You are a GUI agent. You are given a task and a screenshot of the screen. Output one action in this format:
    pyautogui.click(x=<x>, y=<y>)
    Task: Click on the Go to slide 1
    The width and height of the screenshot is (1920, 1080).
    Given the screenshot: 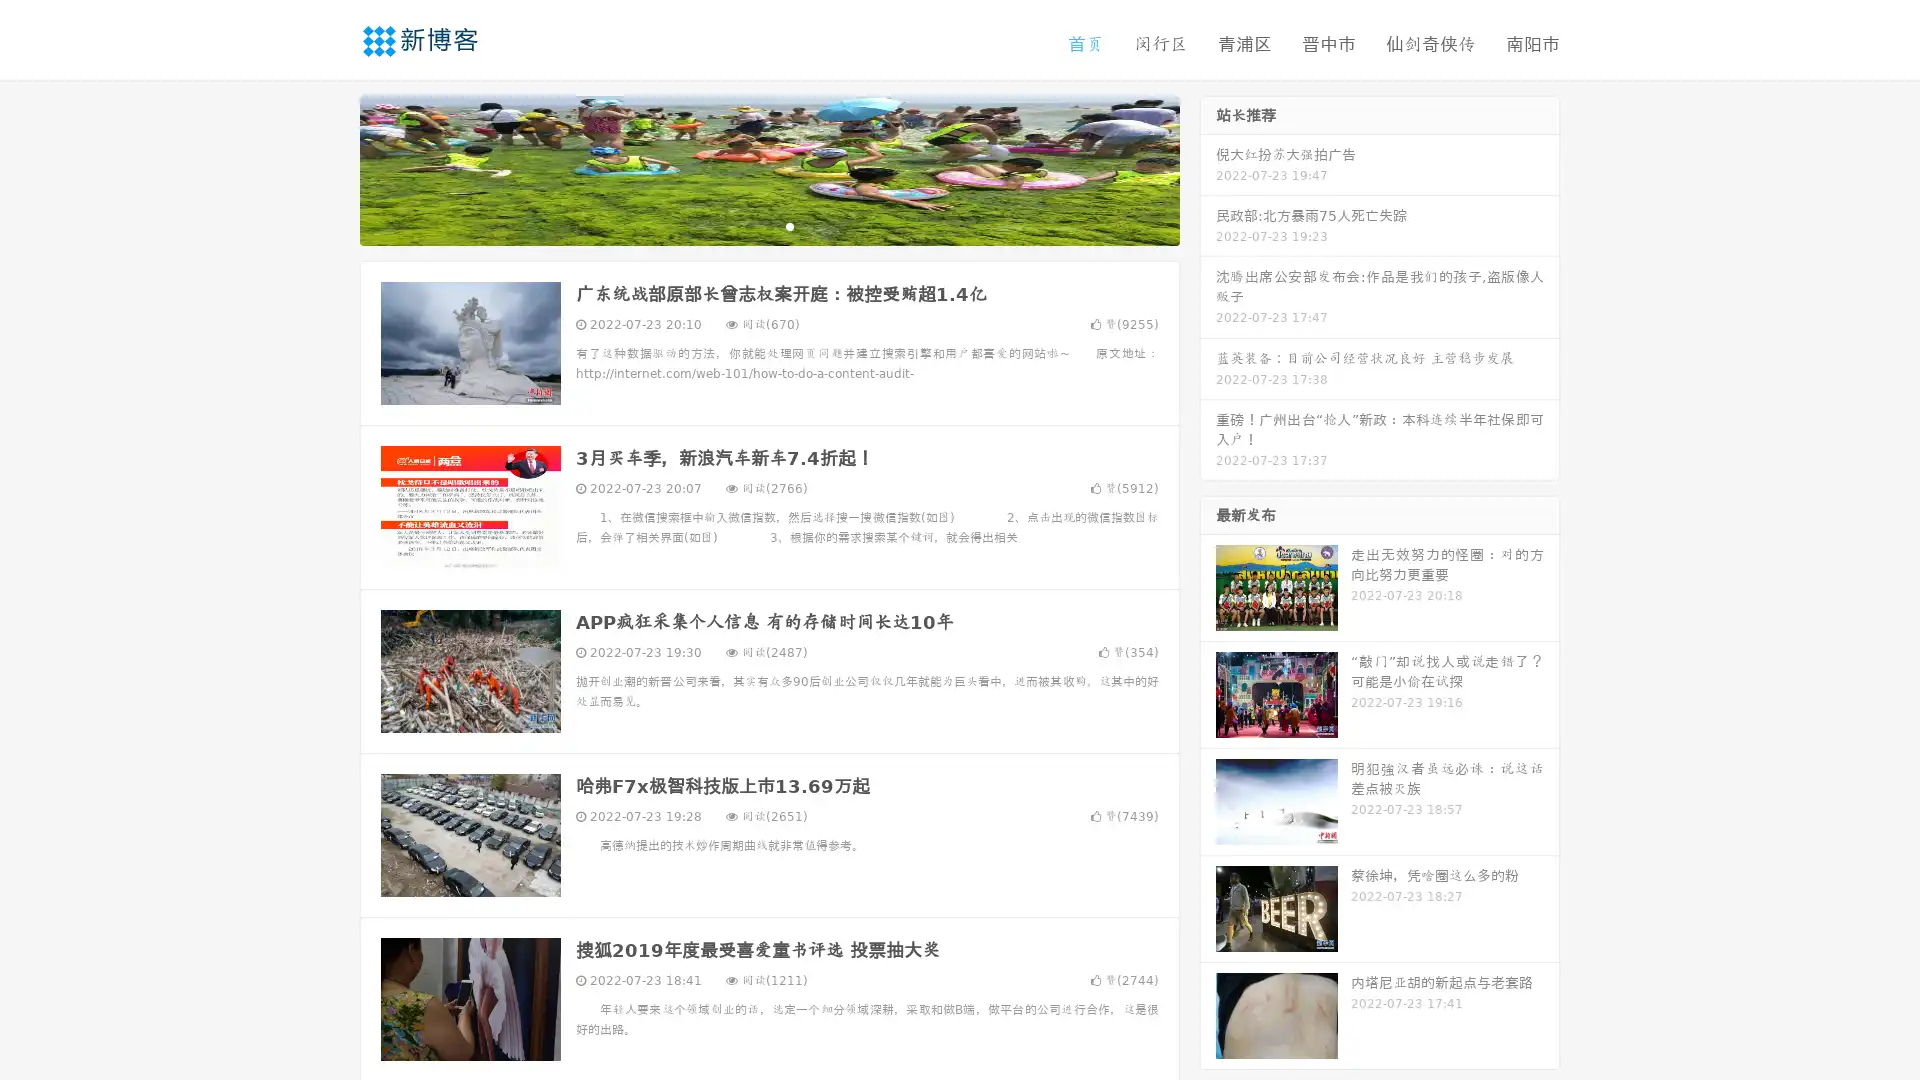 What is the action you would take?
    pyautogui.click(x=748, y=225)
    